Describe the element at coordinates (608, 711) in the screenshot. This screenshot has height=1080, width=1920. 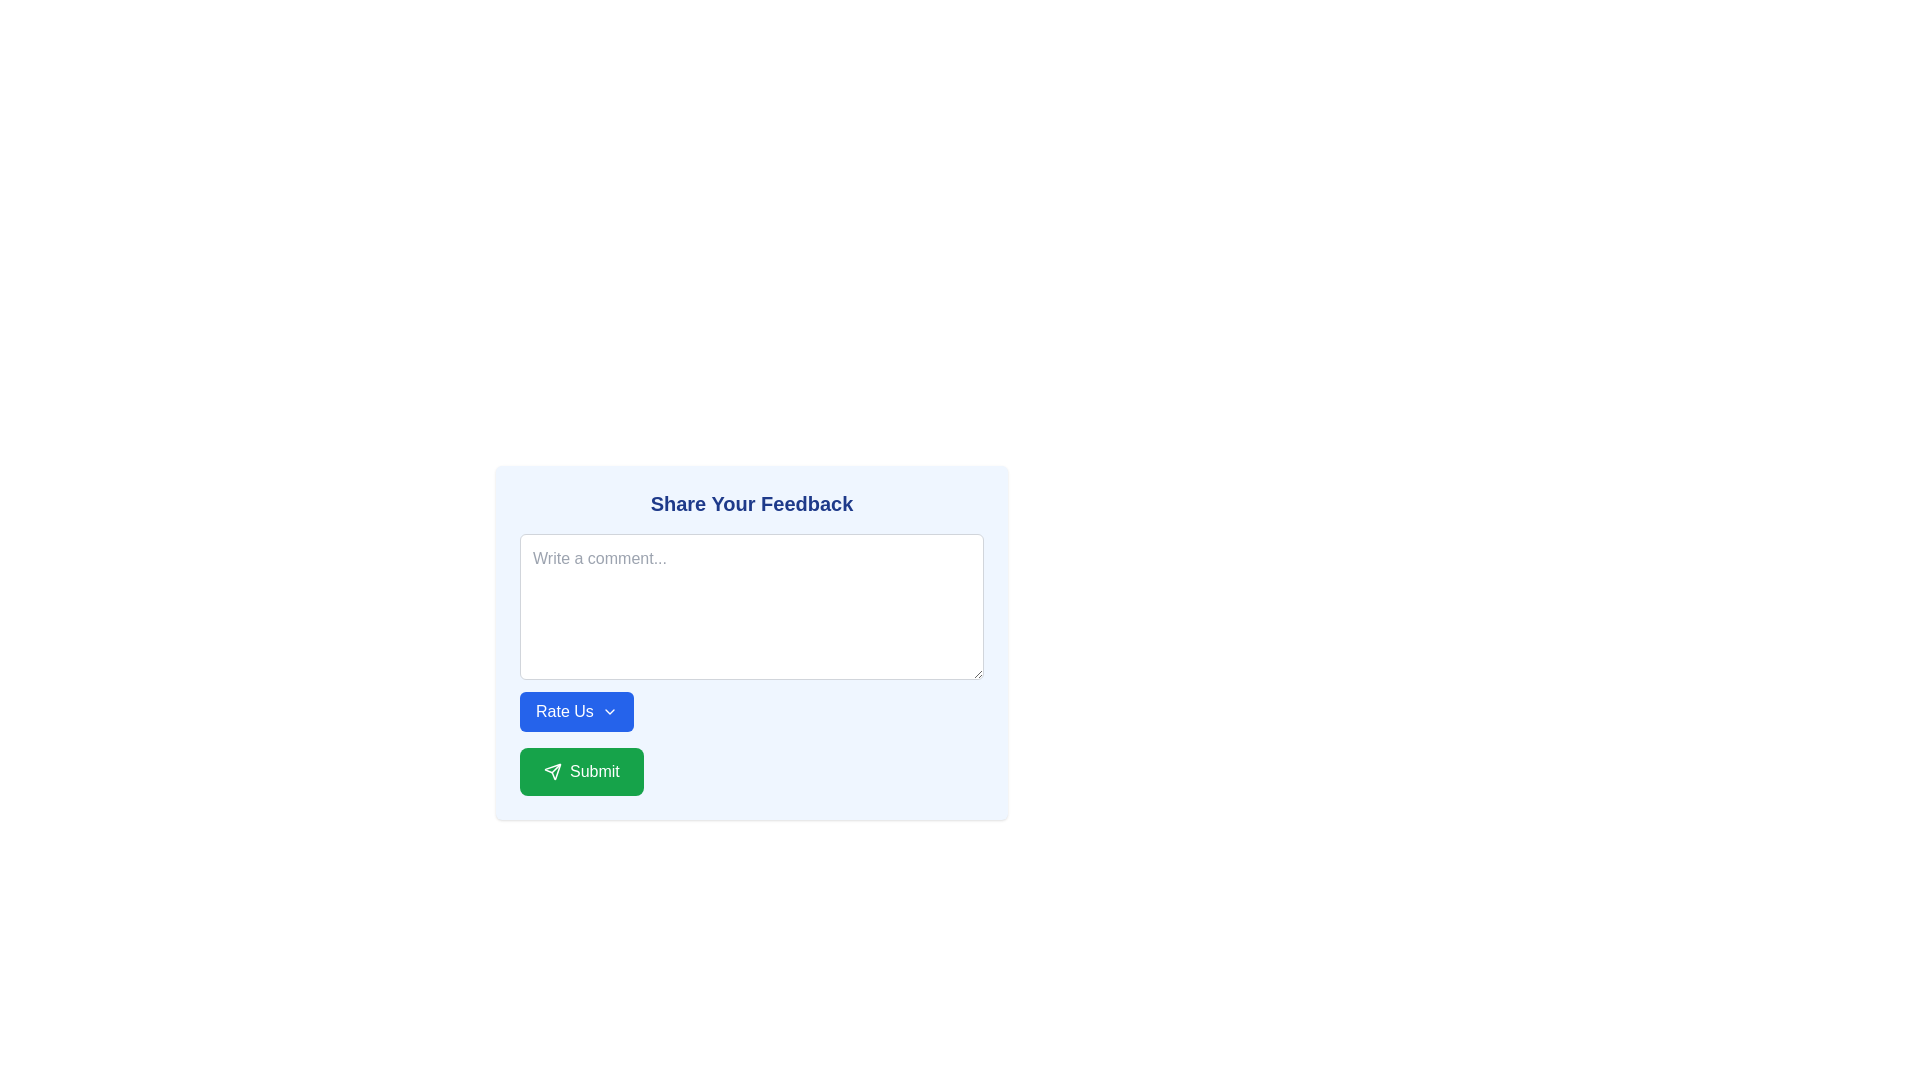
I see `the chevron icon located on the right side of the 'Rate Us' button` at that location.